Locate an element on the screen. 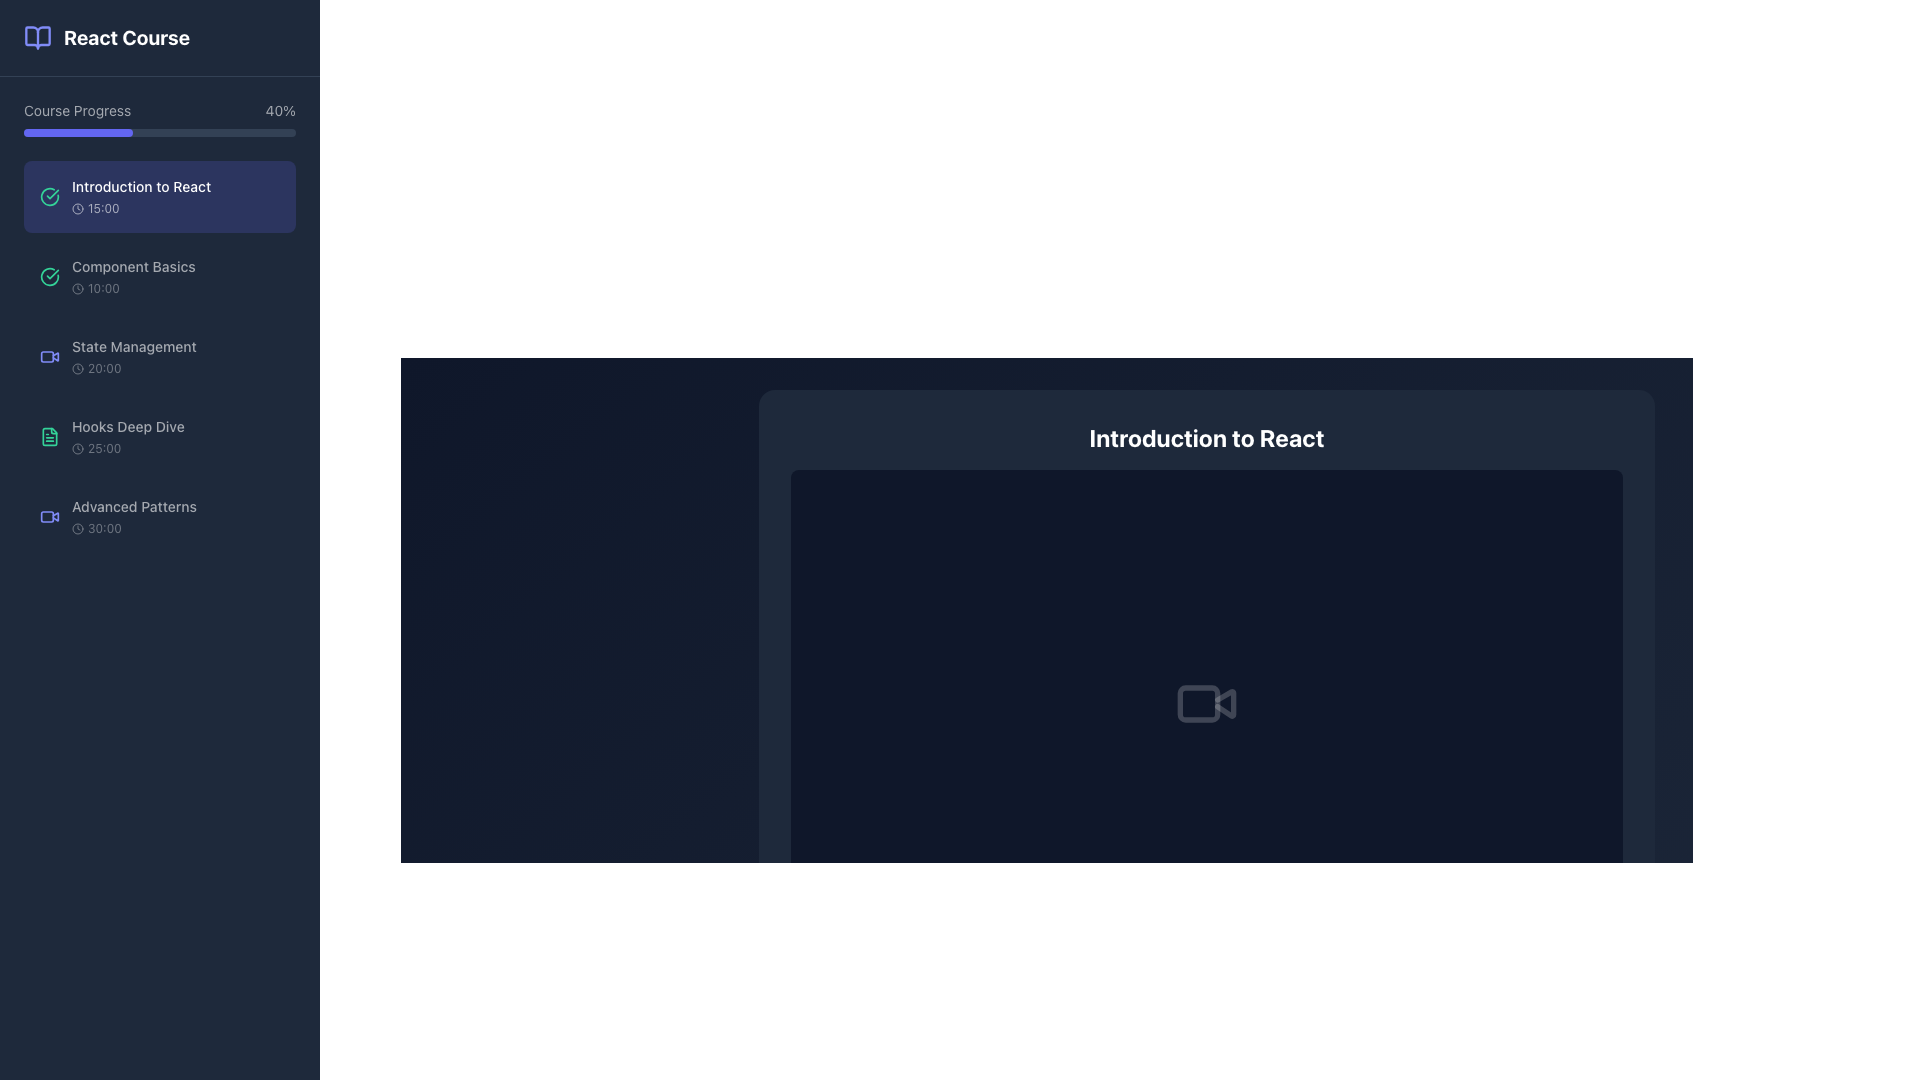  the 'State Management' button in the sidebar of the 'React Course', which features an indigo video icon and white text is located at coordinates (158, 356).